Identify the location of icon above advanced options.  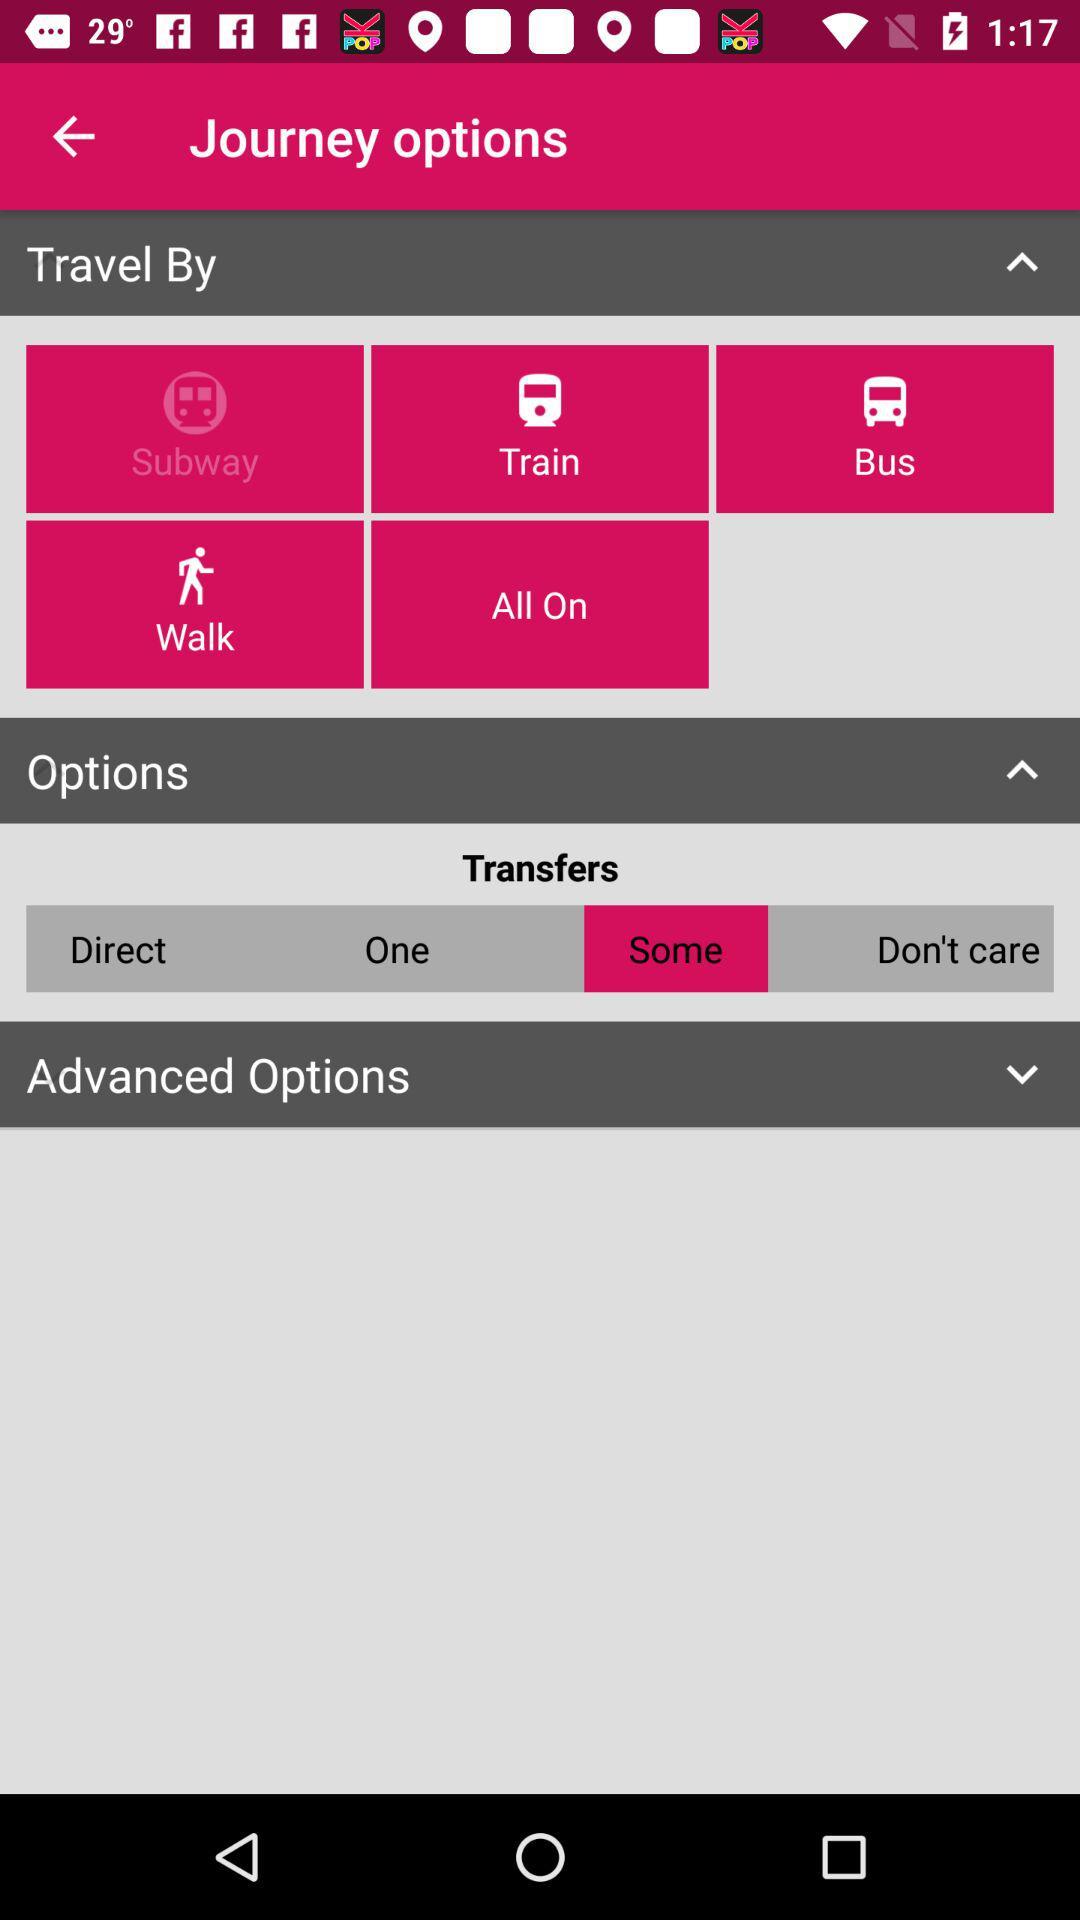
(118, 947).